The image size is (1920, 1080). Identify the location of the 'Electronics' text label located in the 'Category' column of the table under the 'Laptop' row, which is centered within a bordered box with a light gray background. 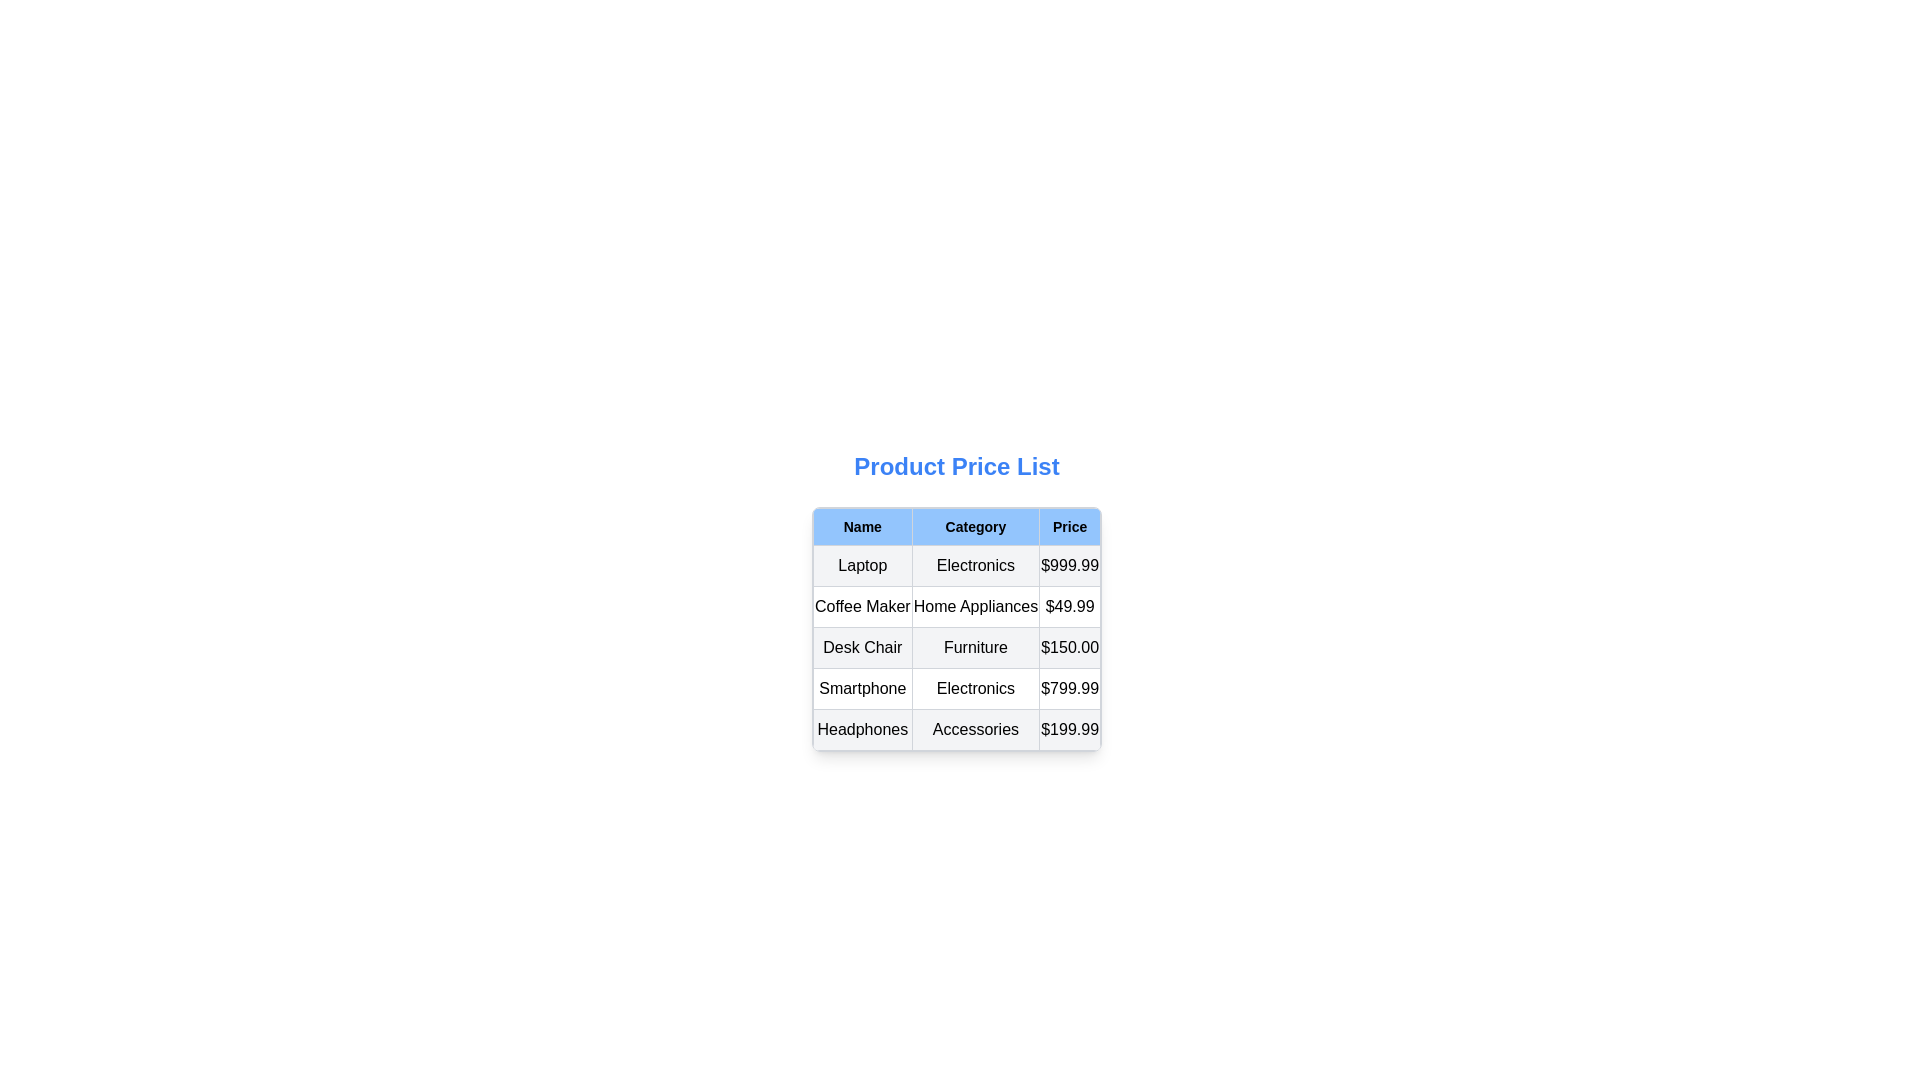
(975, 566).